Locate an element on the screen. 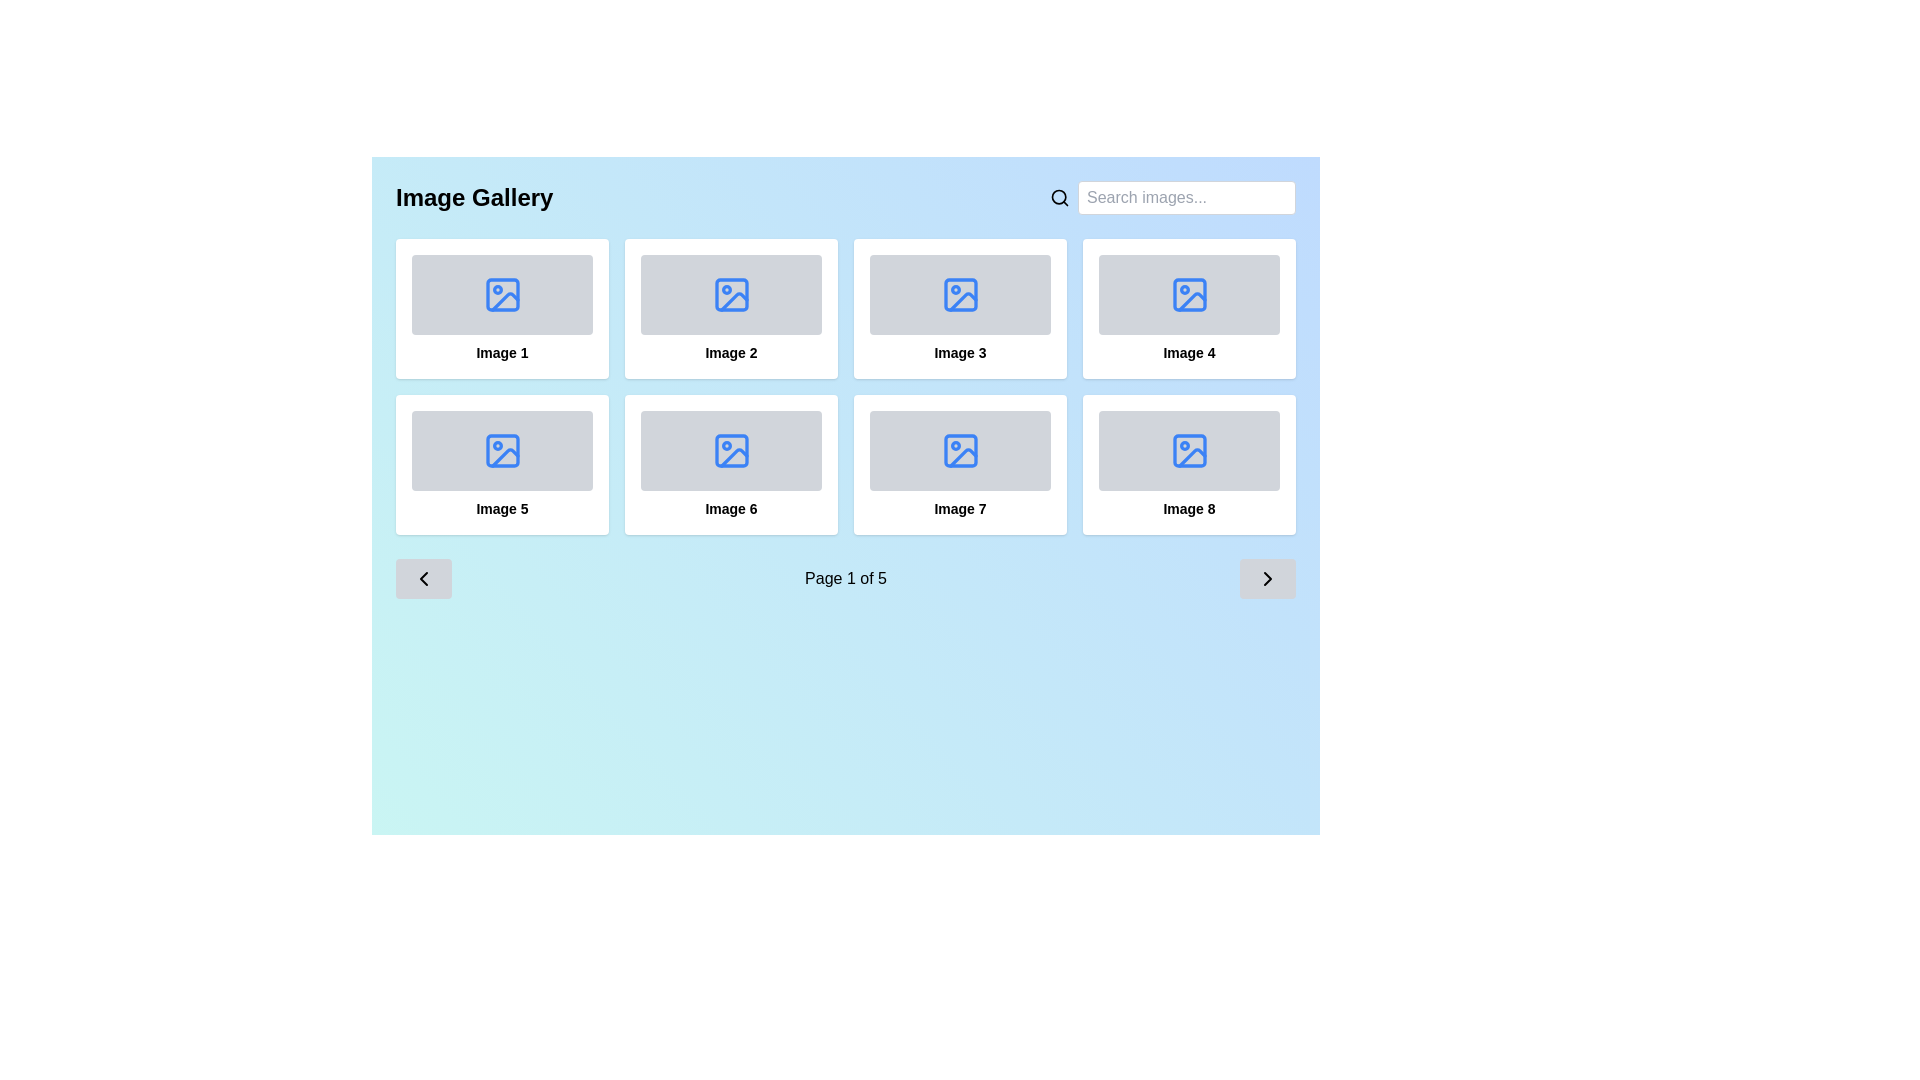 The width and height of the screenshot is (1920, 1080). the fourth card in the grid layout, which serves as a placeholder for 'Image 4' is located at coordinates (1189, 308).